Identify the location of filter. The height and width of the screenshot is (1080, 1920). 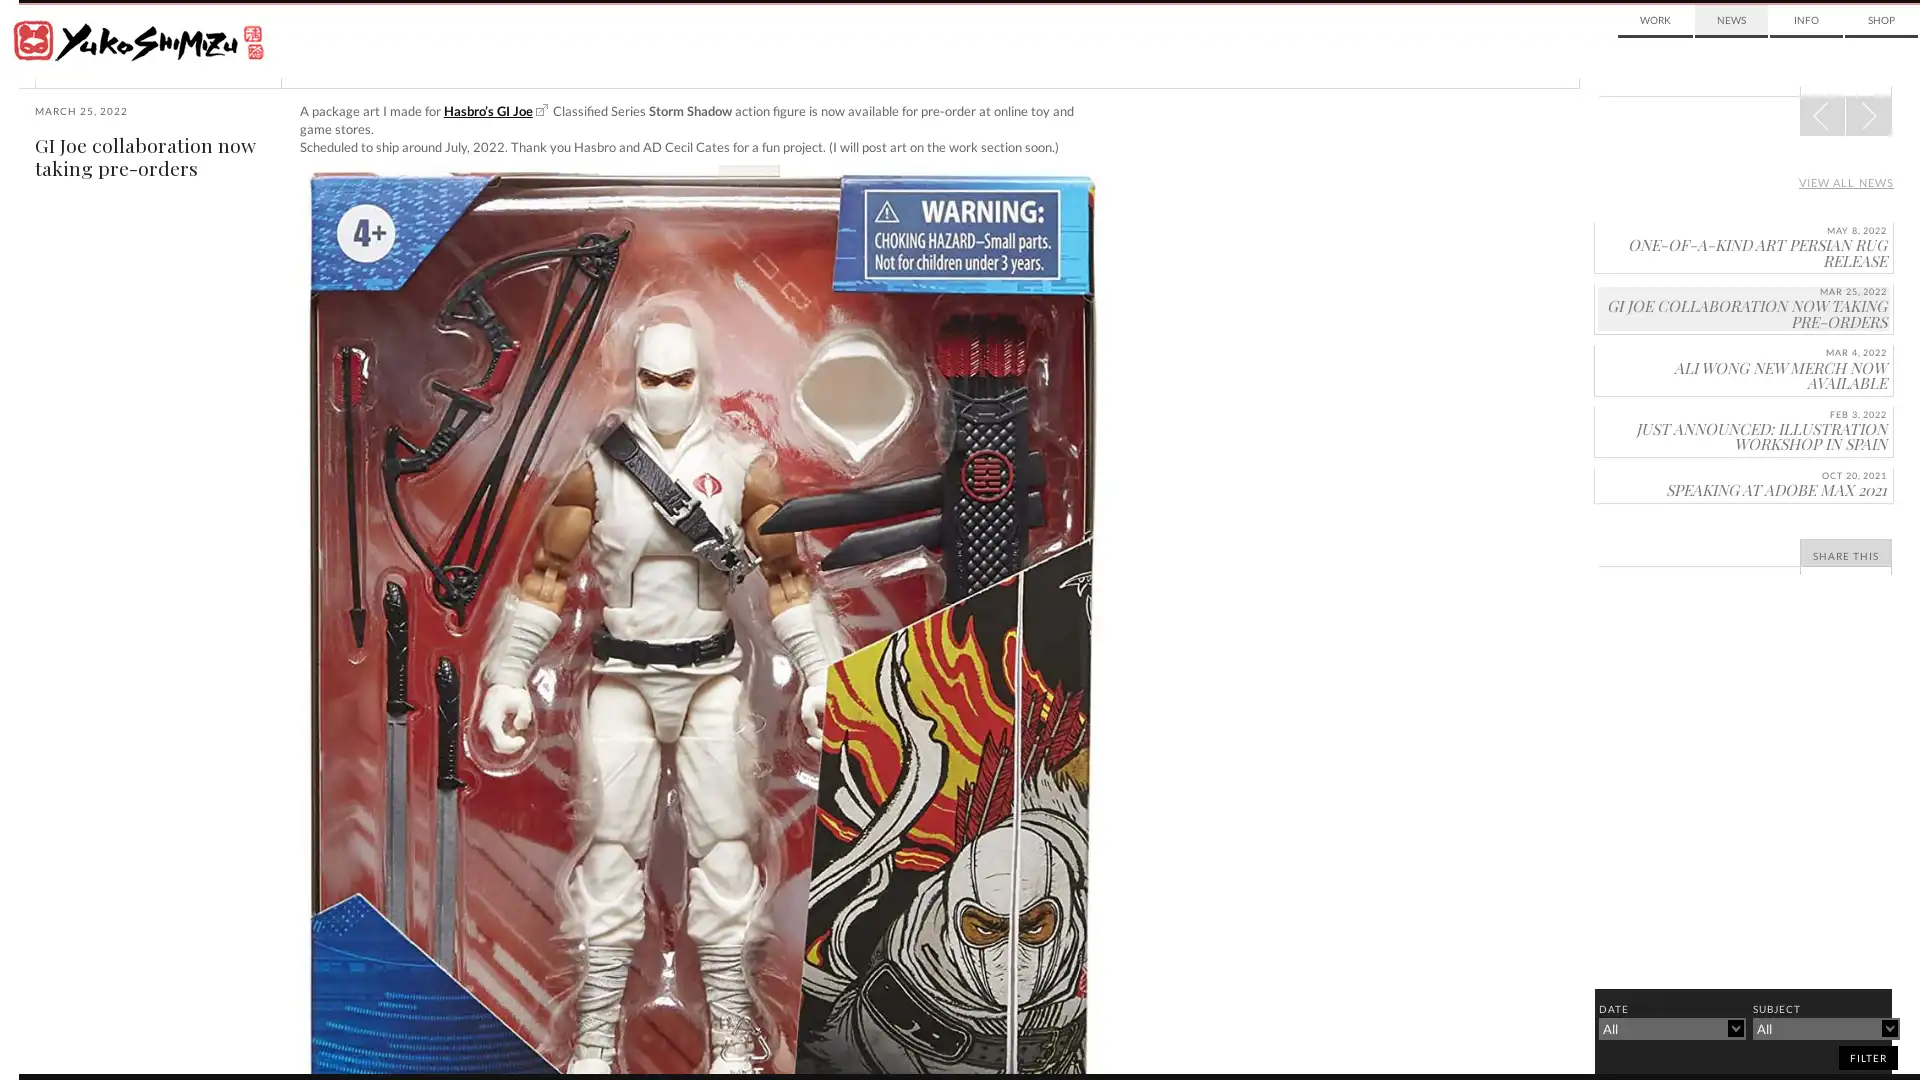
(1867, 1055).